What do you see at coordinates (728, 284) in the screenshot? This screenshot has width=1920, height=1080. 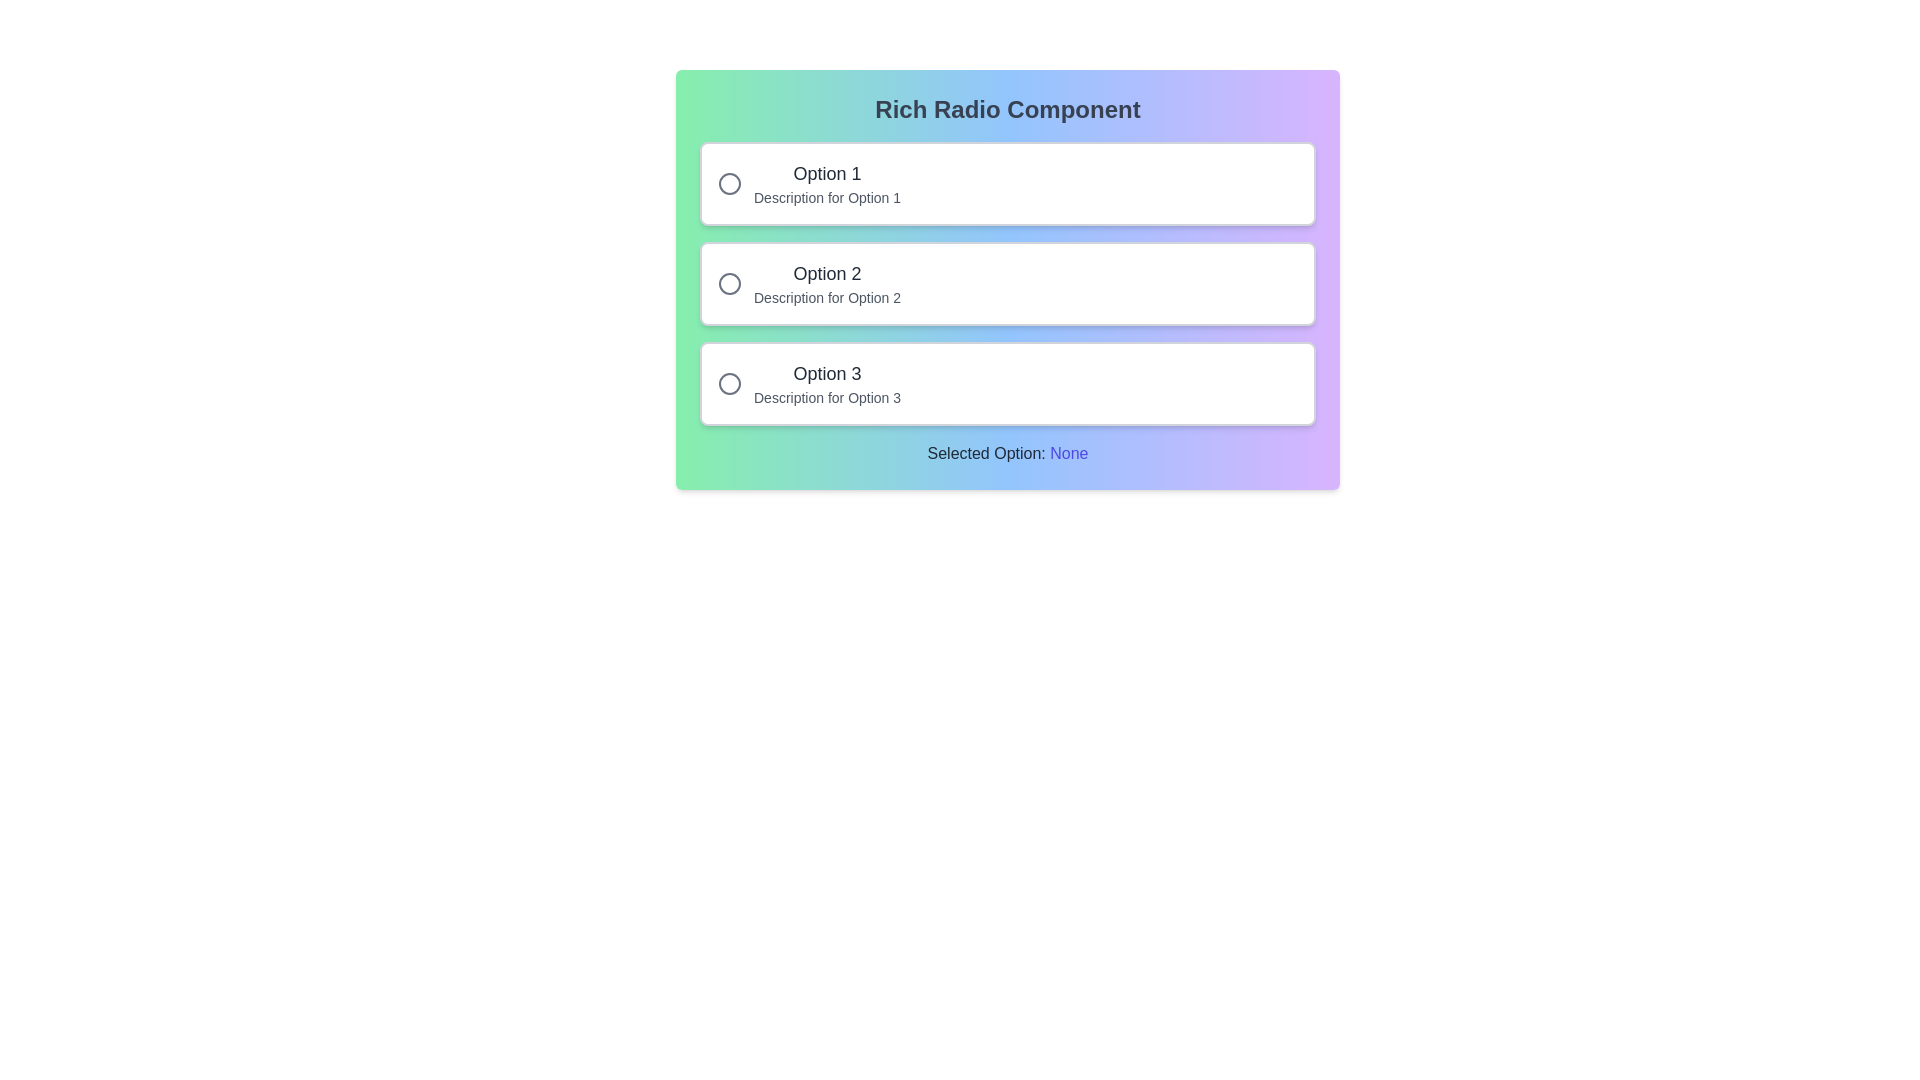 I see `the circular selection mark of the second radio button in a vertical list to interact with the radio button` at bounding box center [728, 284].